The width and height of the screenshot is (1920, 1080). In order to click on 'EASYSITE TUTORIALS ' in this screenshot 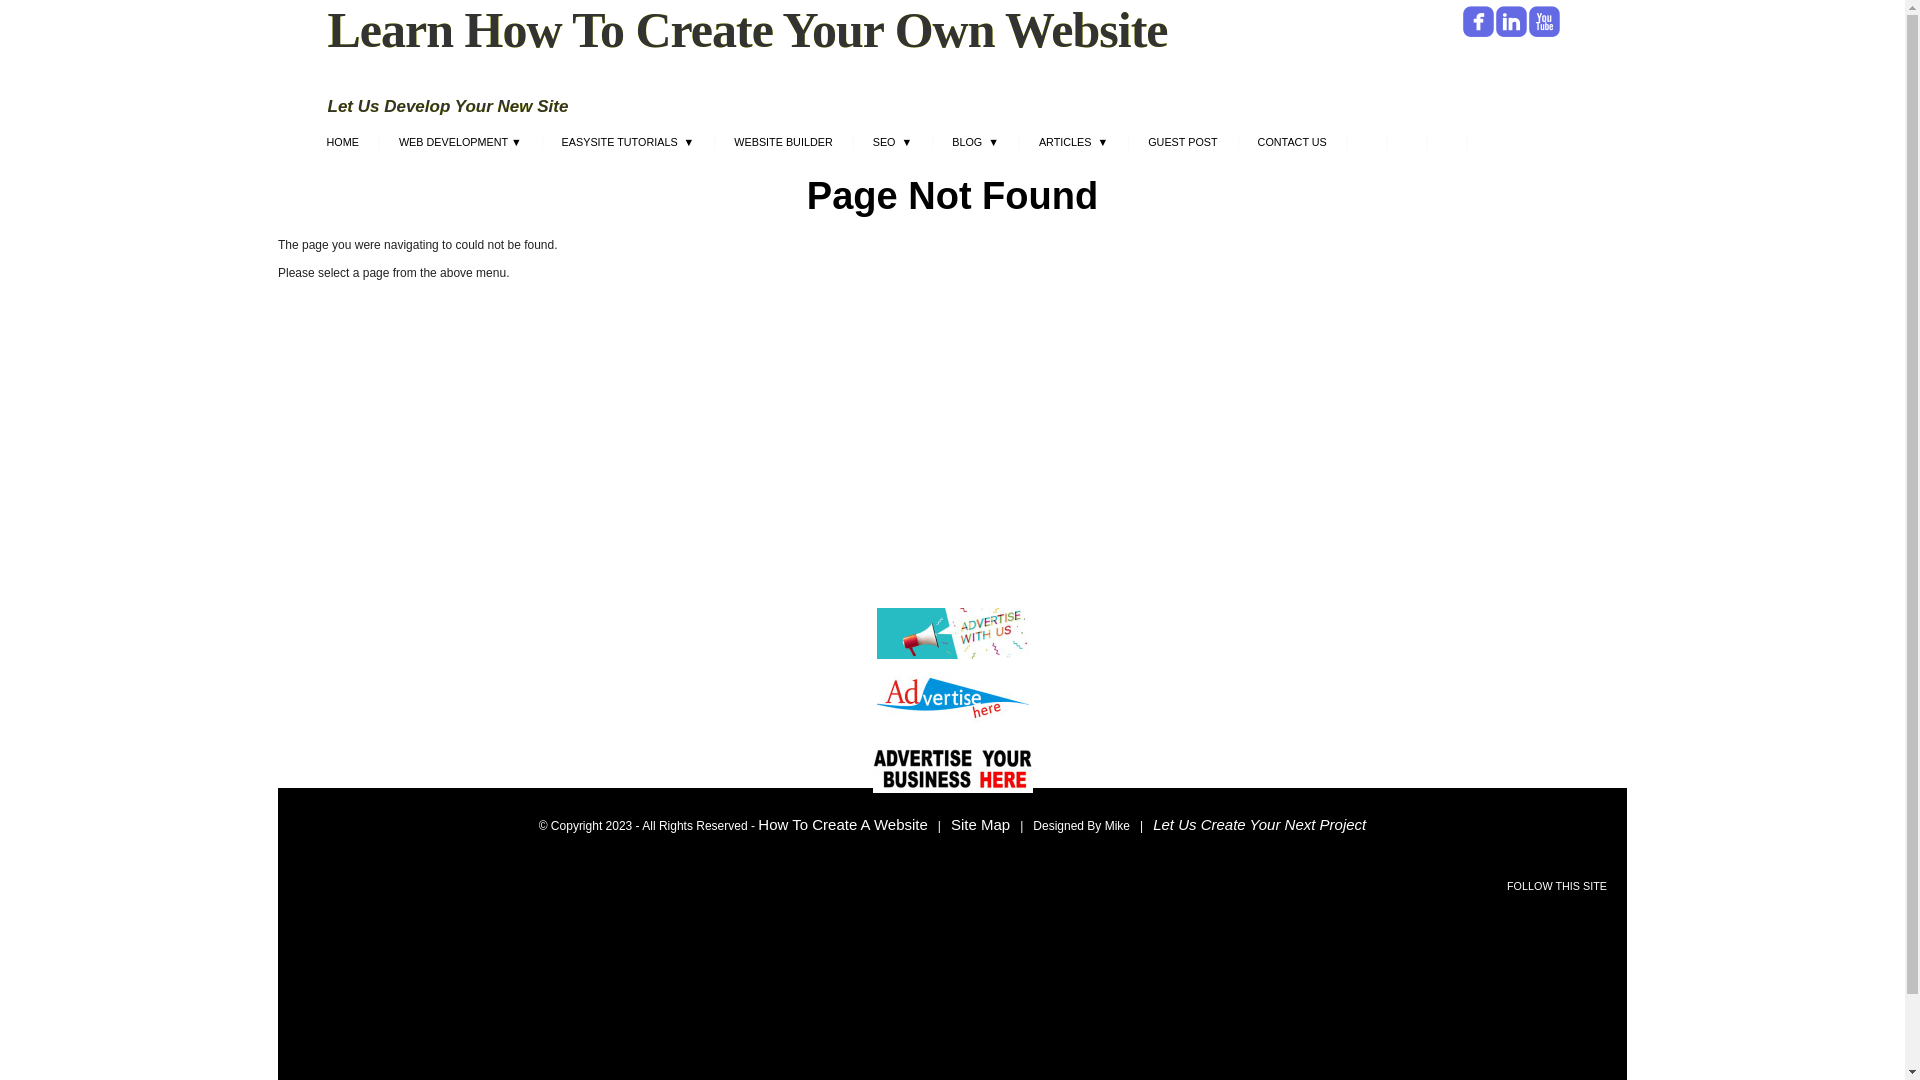, I will do `click(627, 144)`.